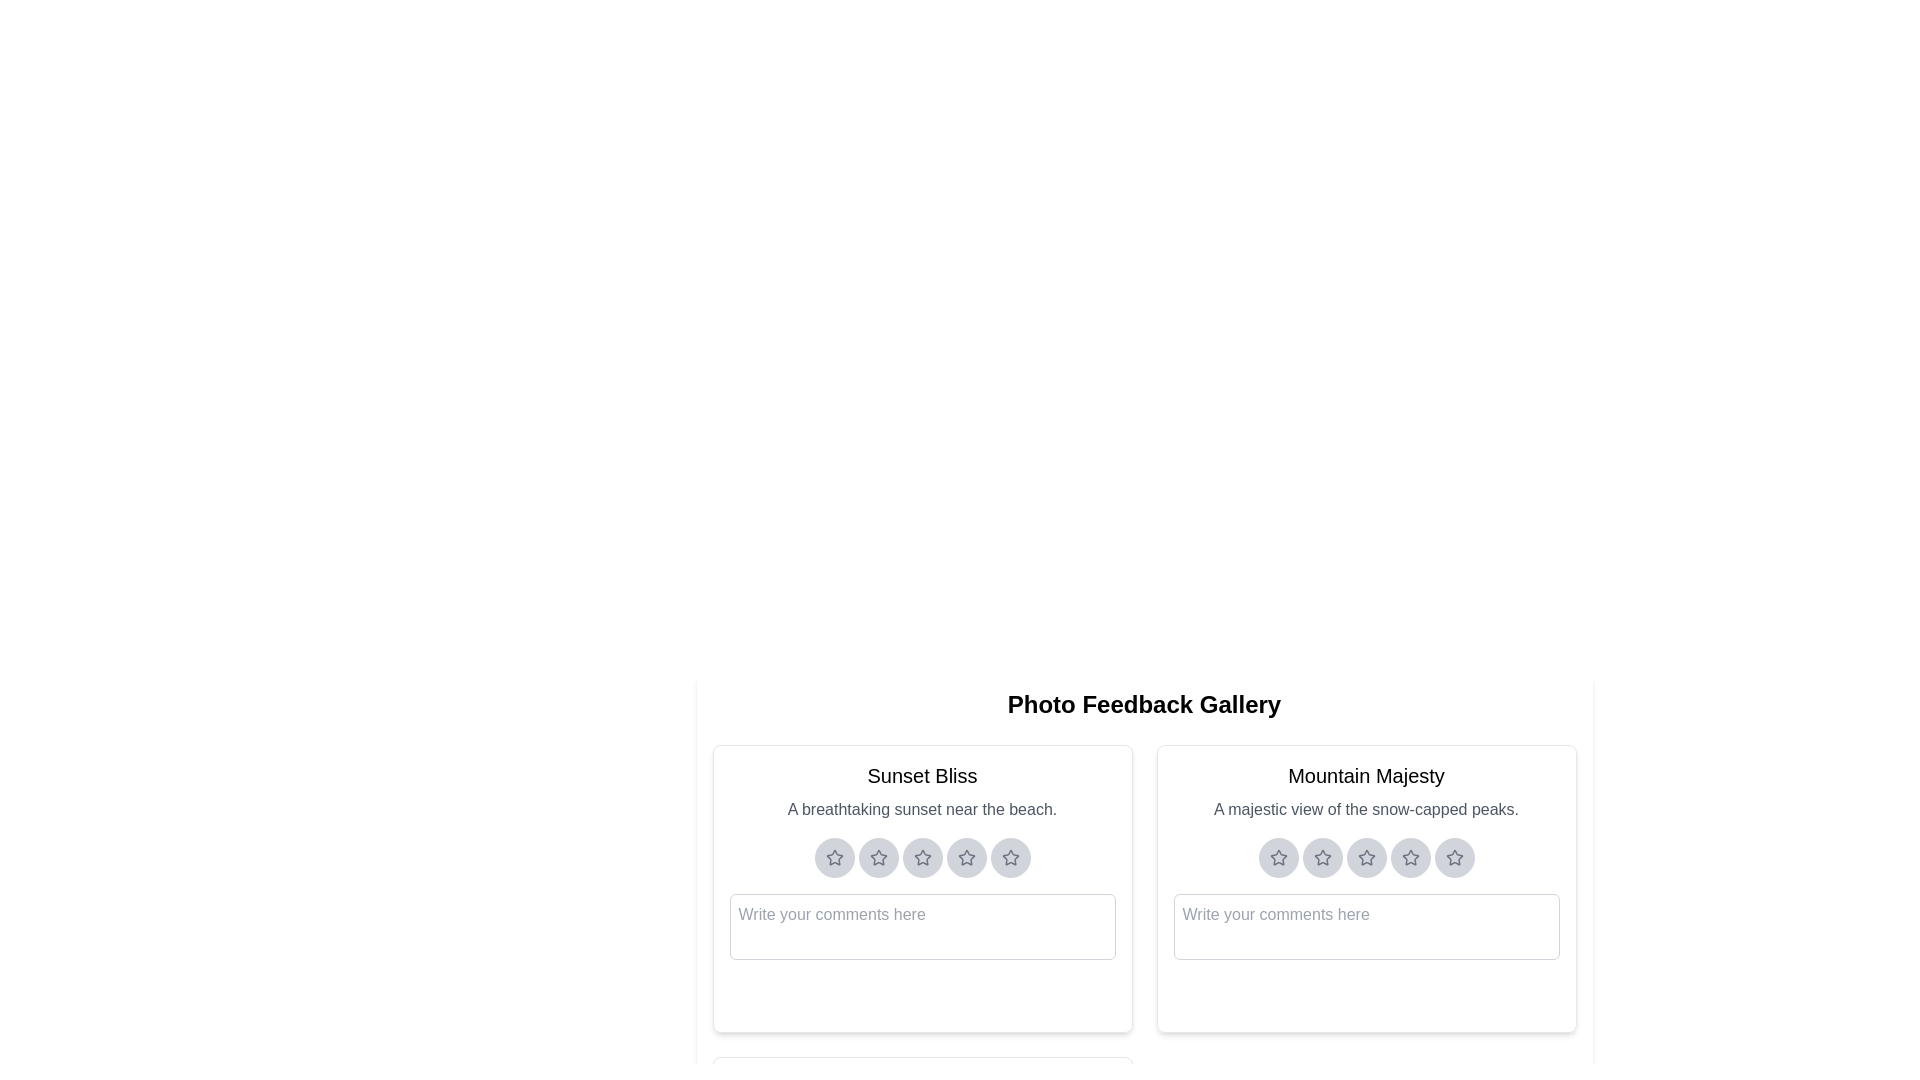 The width and height of the screenshot is (1920, 1080). What do you see at coordinates (921, 810) in the screenshot?
I see `the text block that is positioned below the title 'Sunset Bliss' and above a row of star icons for ratings` at bounding box center [921, 810].